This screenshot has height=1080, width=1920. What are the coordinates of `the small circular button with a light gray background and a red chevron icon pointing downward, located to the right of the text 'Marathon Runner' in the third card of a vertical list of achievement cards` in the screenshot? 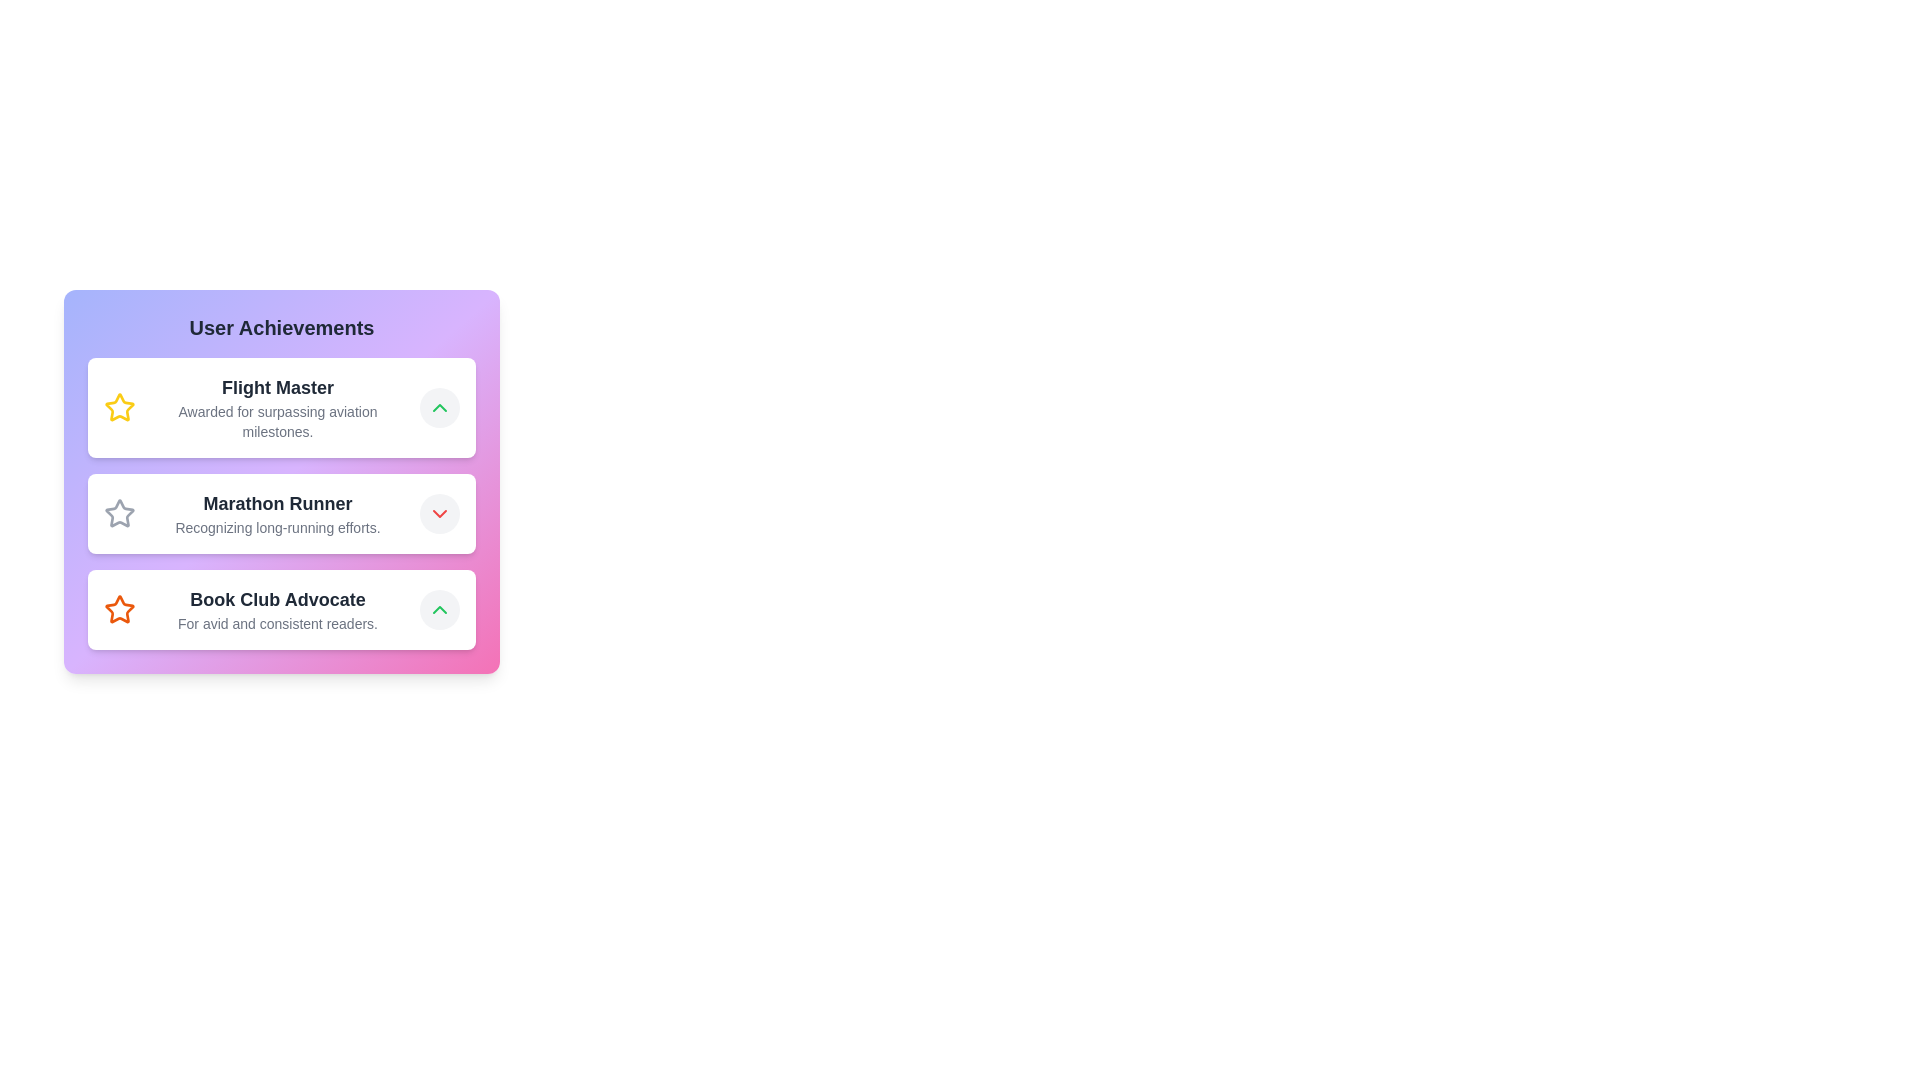 It's located at (439, 512).